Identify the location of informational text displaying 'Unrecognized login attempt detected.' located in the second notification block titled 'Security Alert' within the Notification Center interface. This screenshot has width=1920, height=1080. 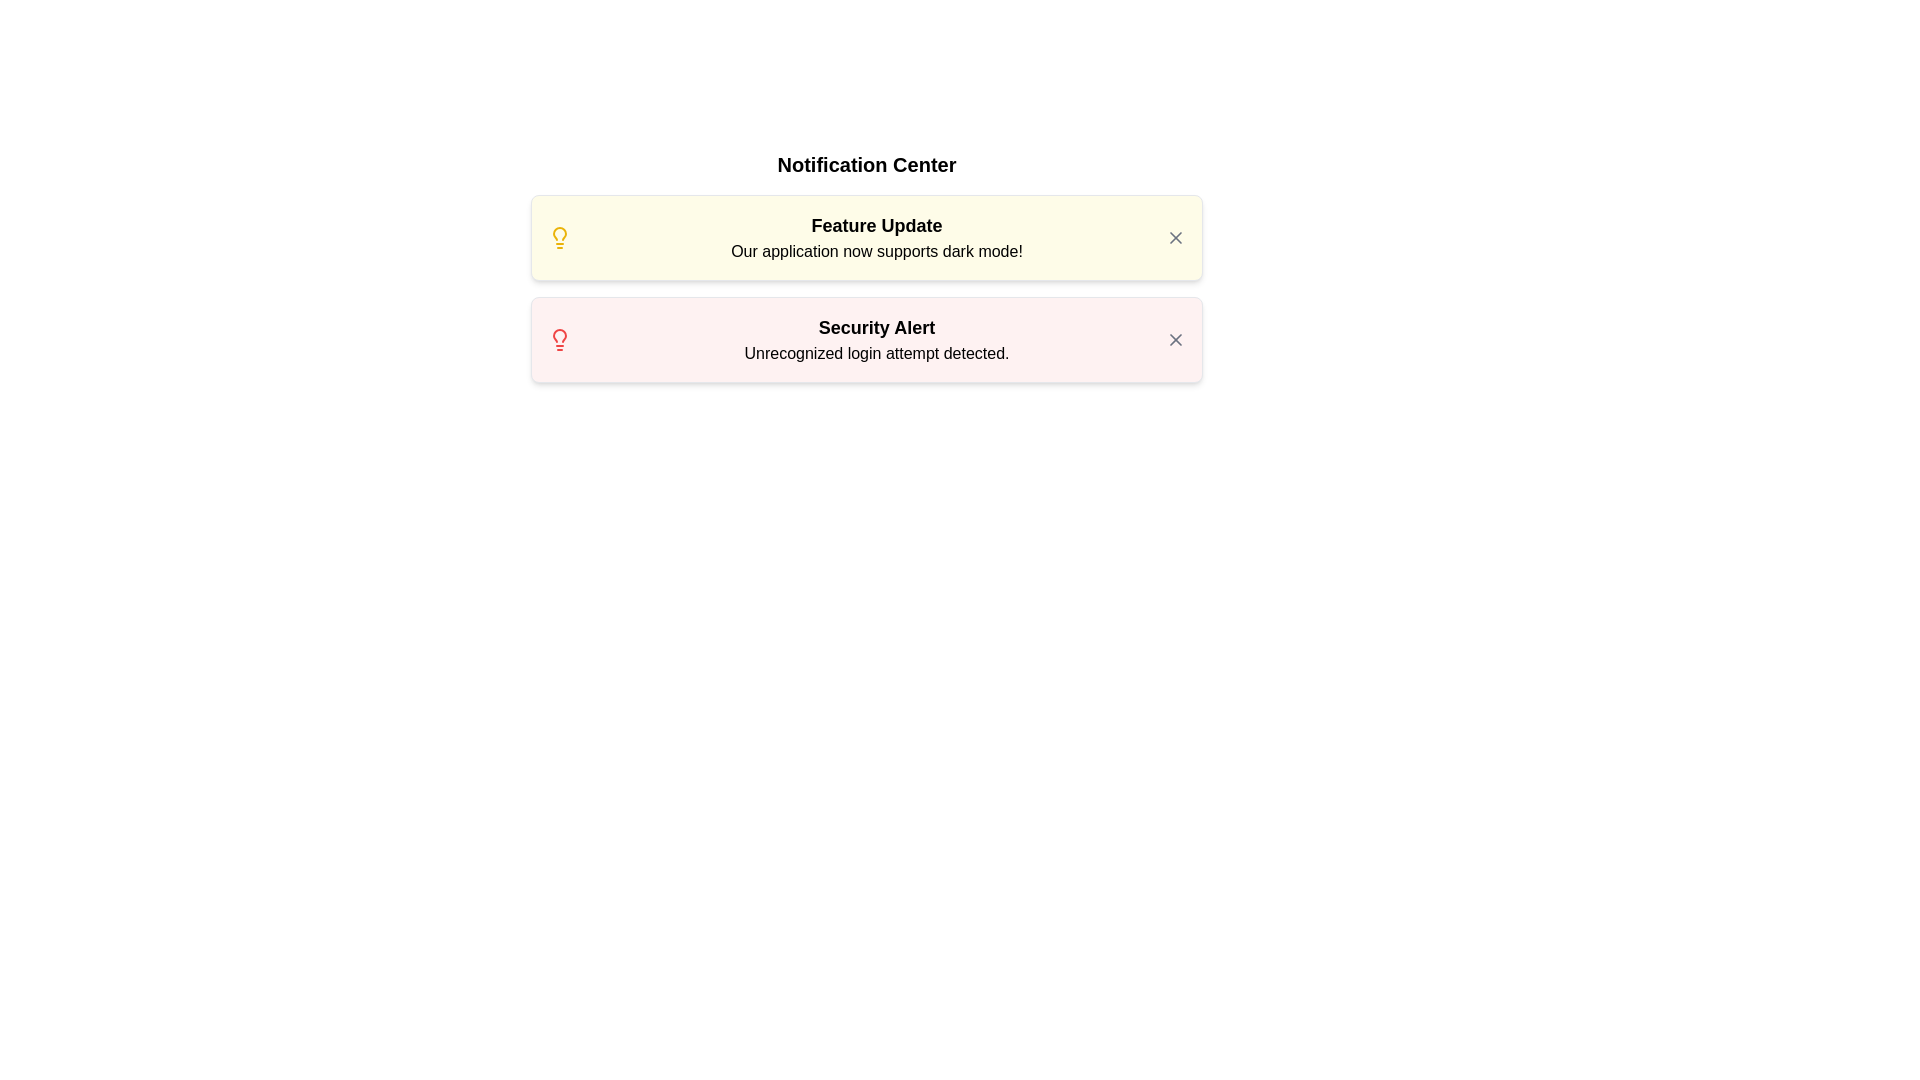
(877, 353).